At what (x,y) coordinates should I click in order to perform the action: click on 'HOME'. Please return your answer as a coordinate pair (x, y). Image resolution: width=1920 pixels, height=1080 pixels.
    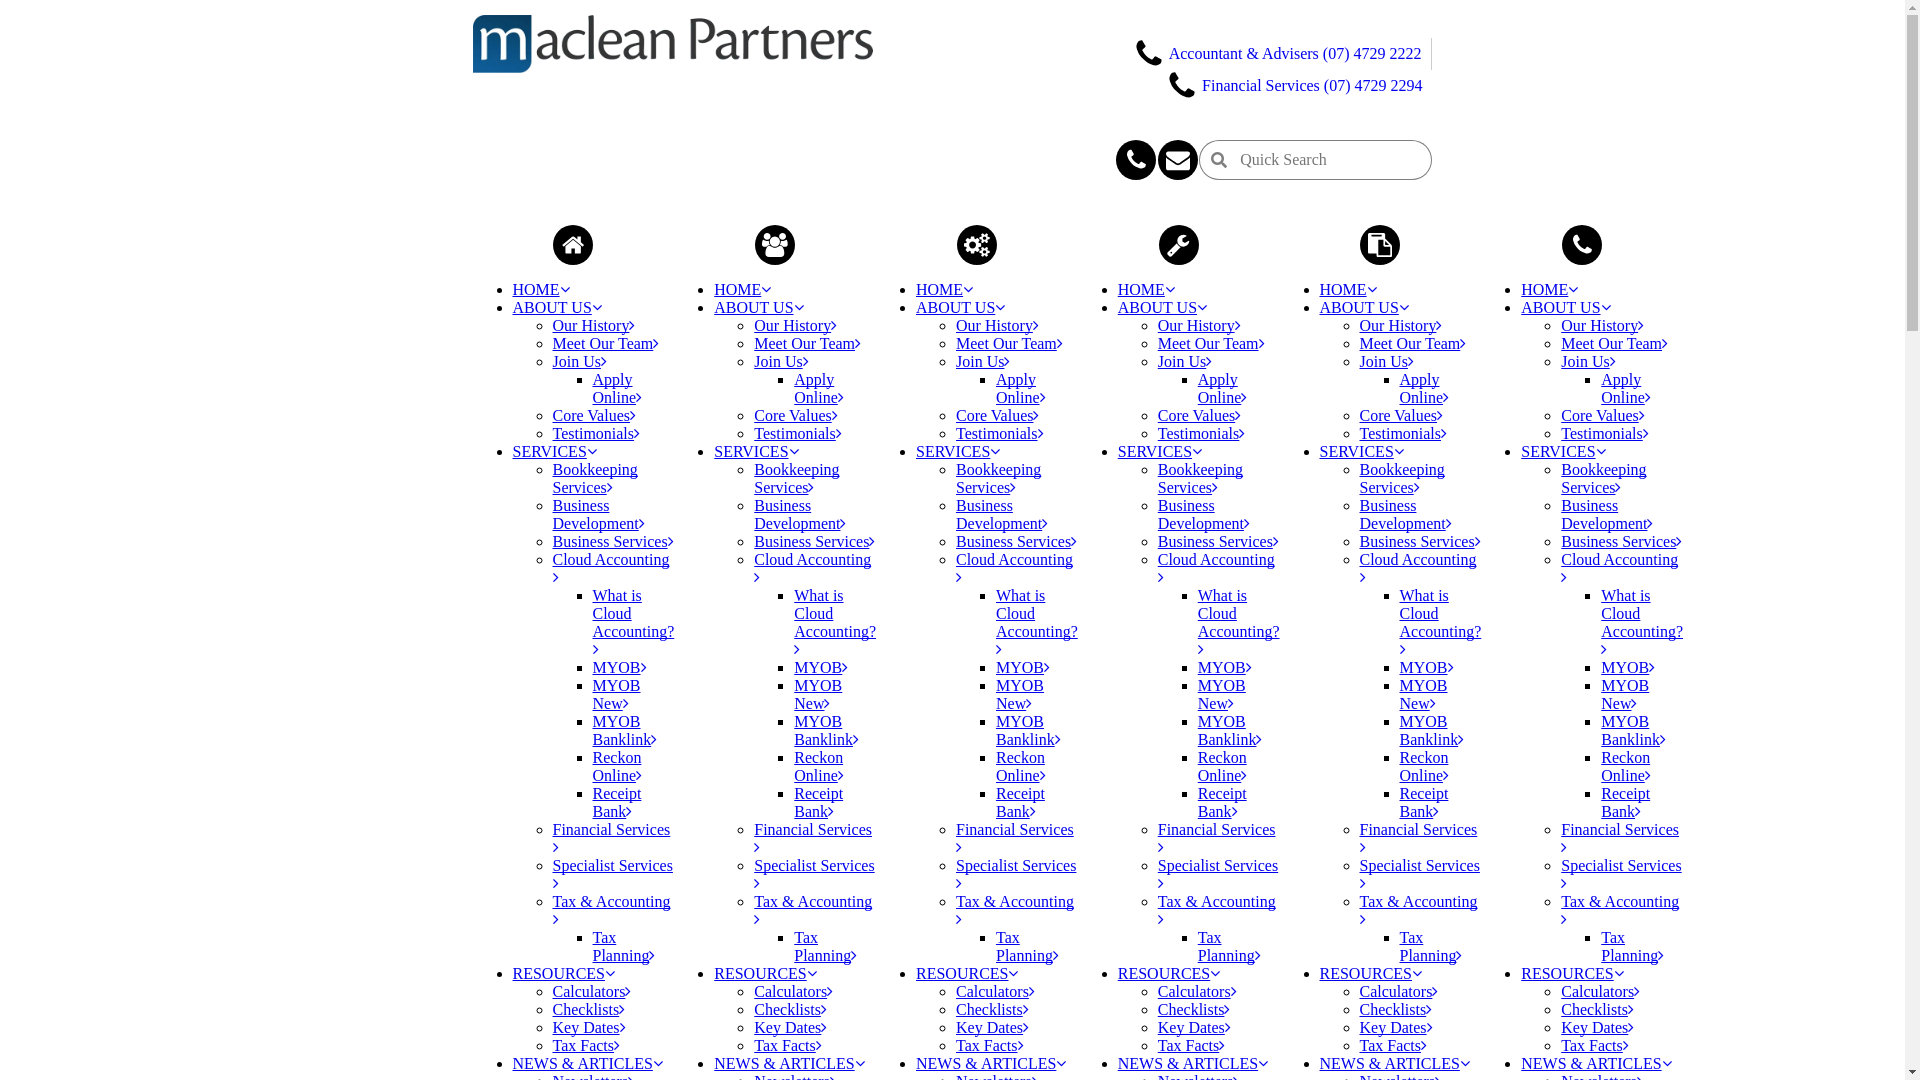
    Looking at the image, I should click on (741, 289).